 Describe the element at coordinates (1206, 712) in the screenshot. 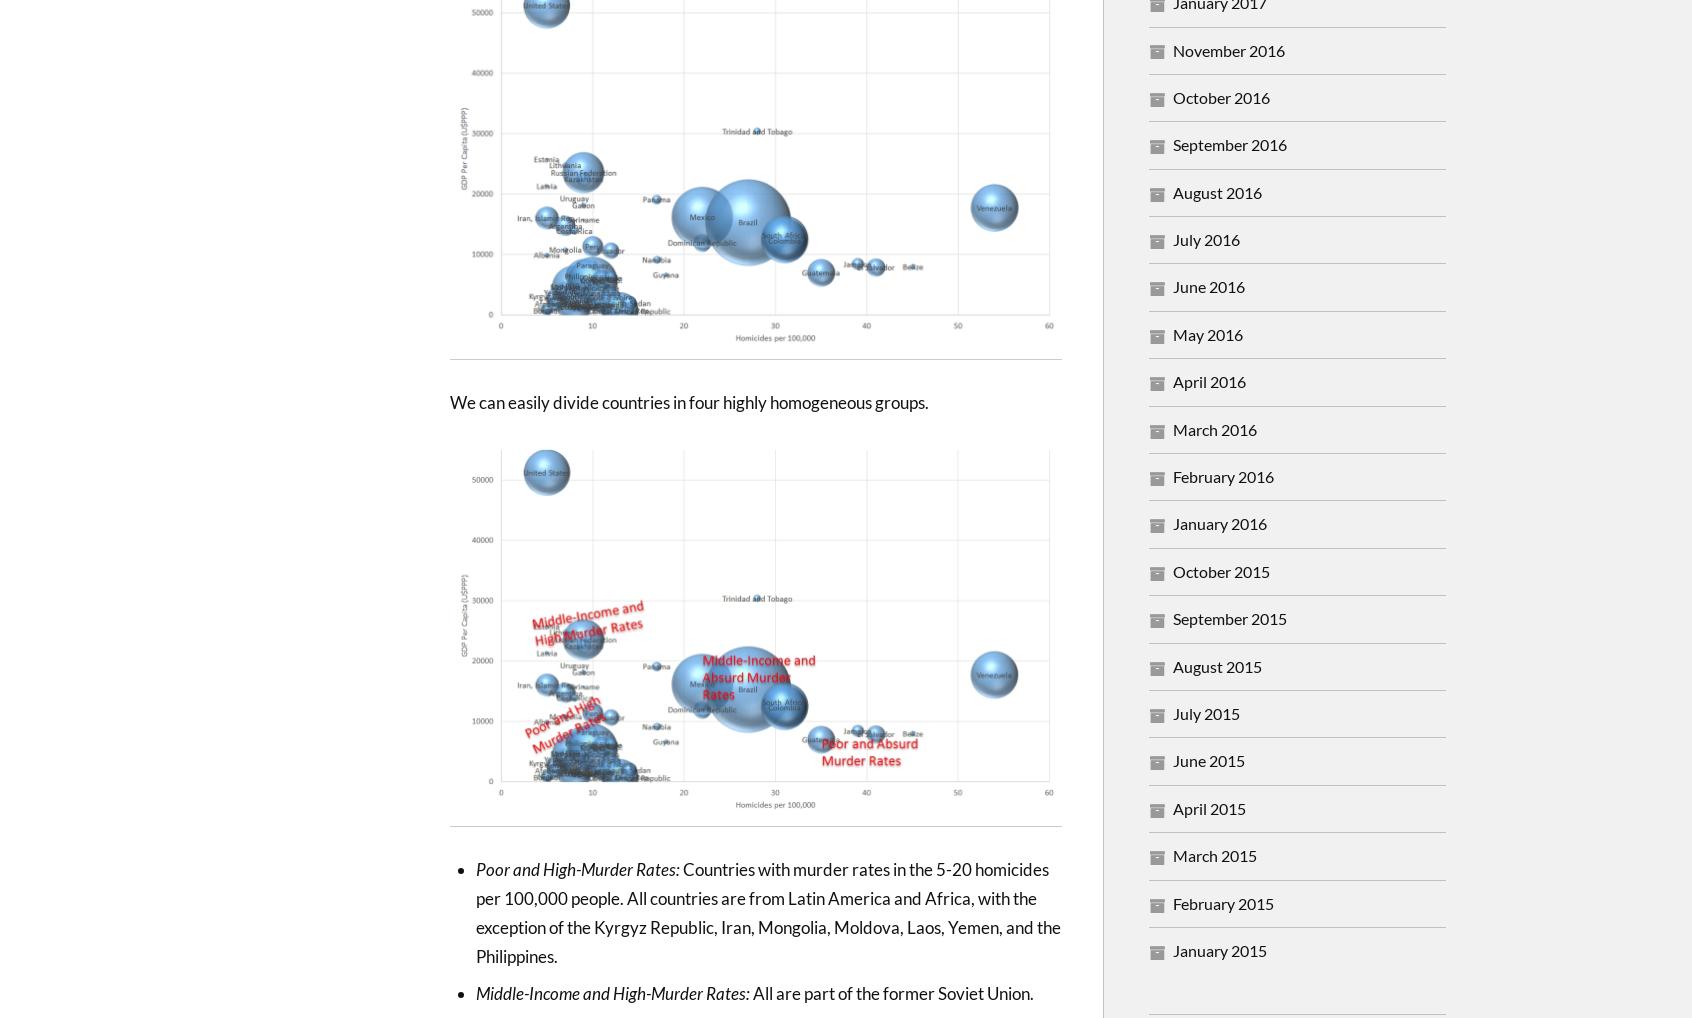

I see `'July 2015'` at that location.